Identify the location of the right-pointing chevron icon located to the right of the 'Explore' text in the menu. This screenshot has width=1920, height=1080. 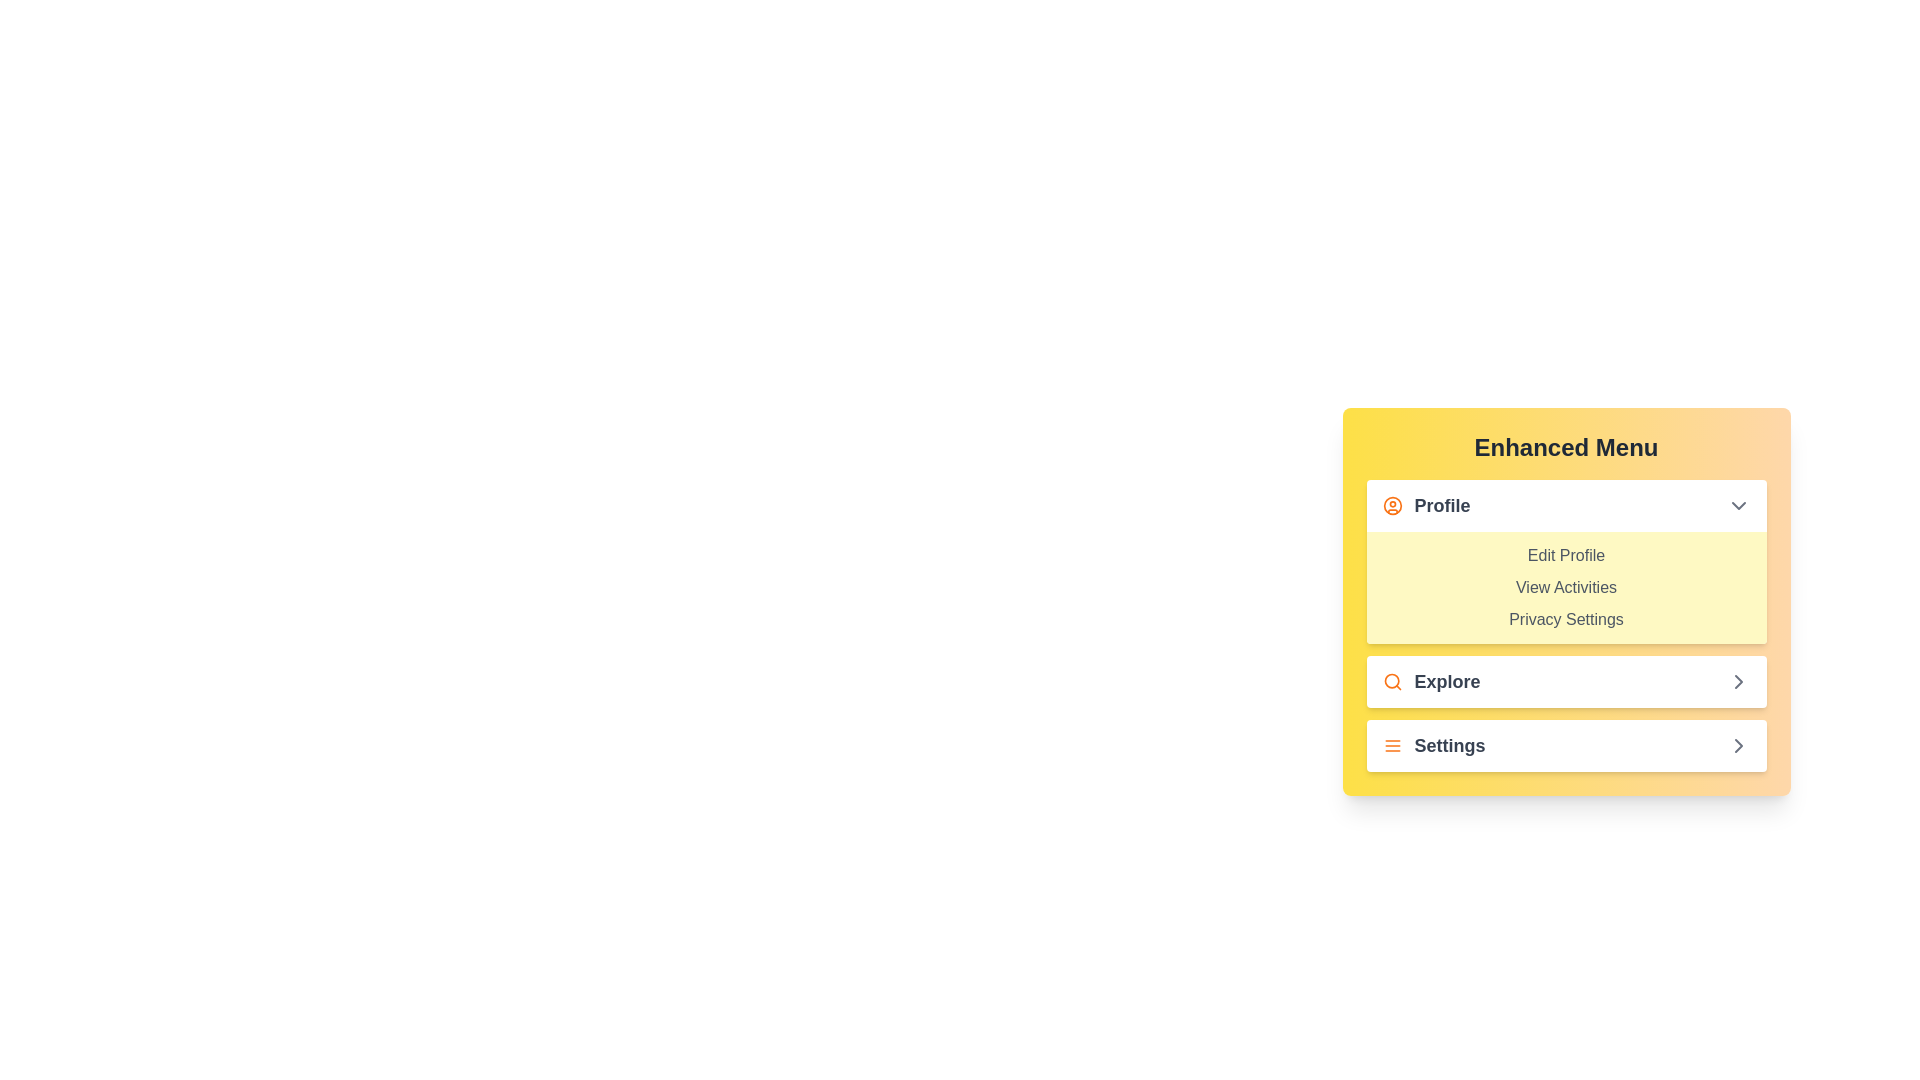
(1737, 681).